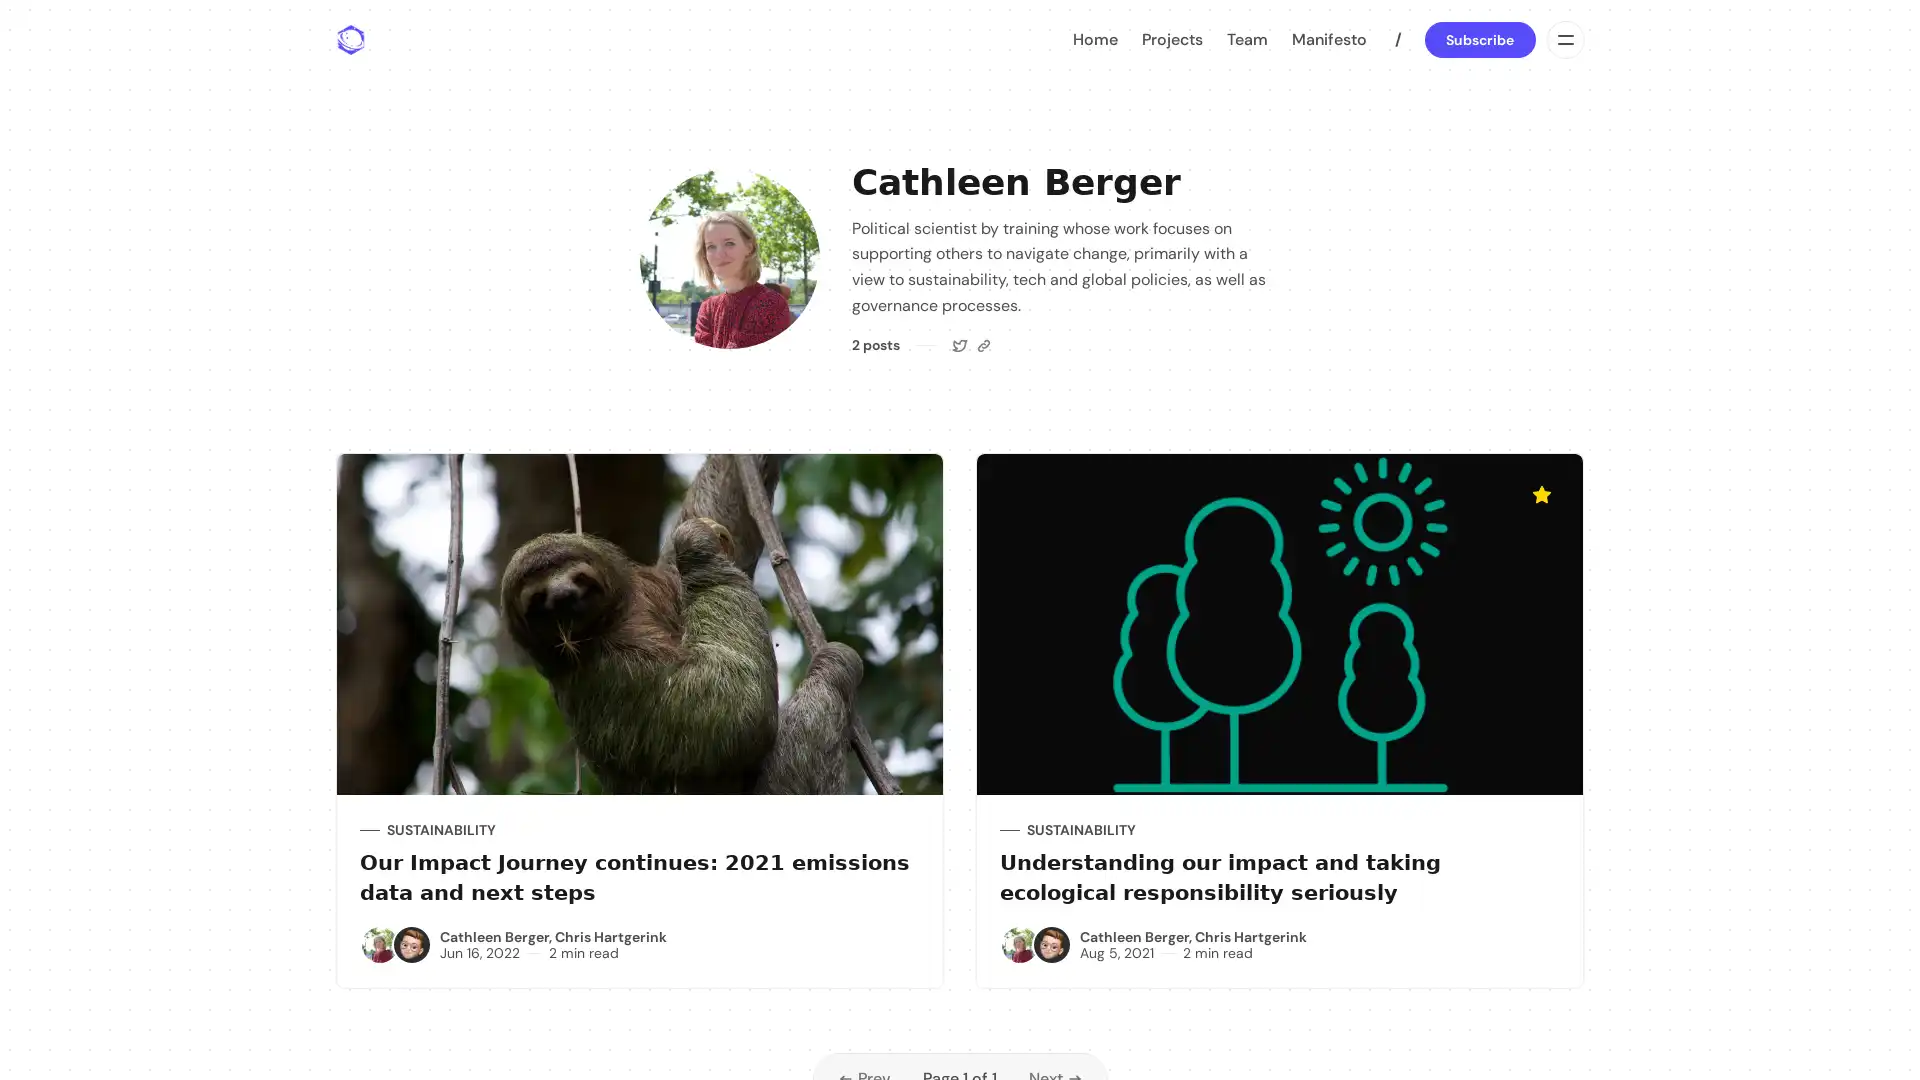 The image size is (1920, 1080). I want to click on Menu, so click(1563, 39).